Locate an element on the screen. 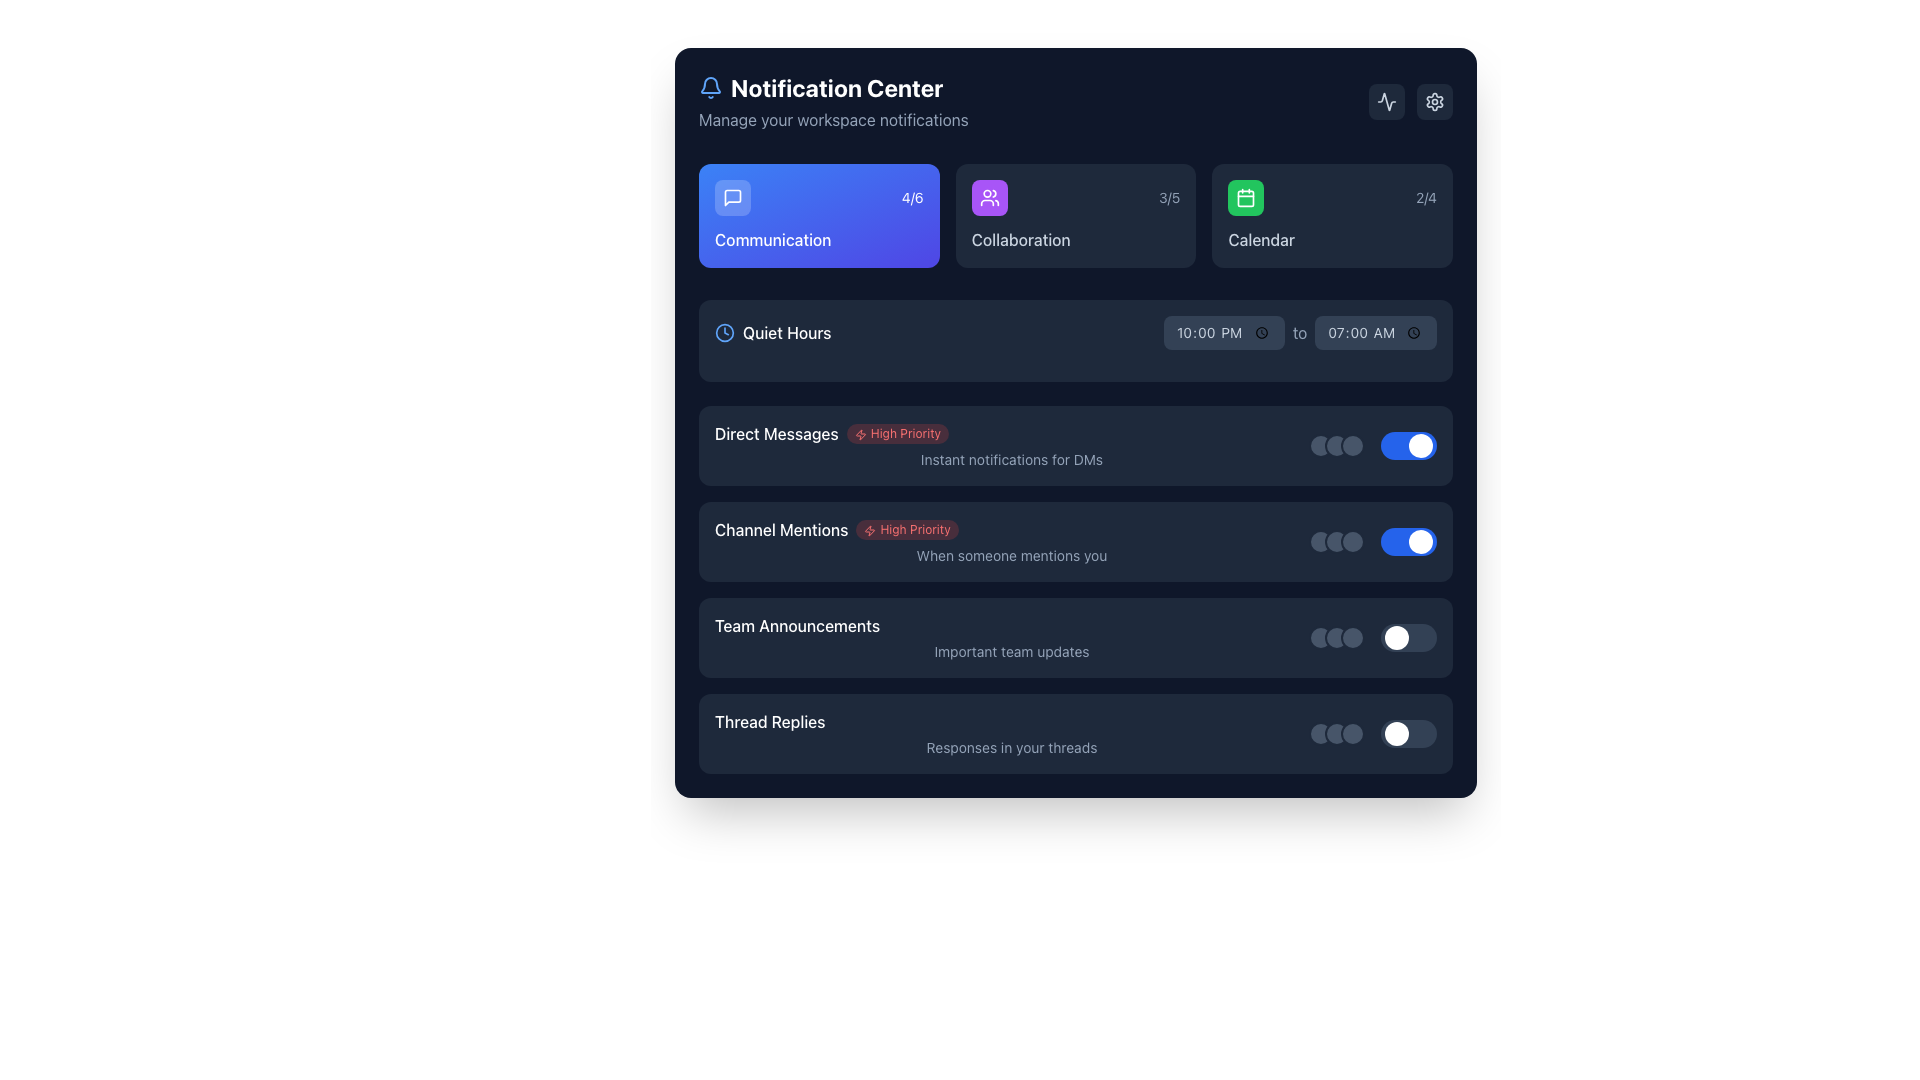  the 'Direct Messages' text label, which is white with medium-weight font on a dark background, located to the left of the 'High Priority' tag and above an informative text is located at coordinates (775, 433).